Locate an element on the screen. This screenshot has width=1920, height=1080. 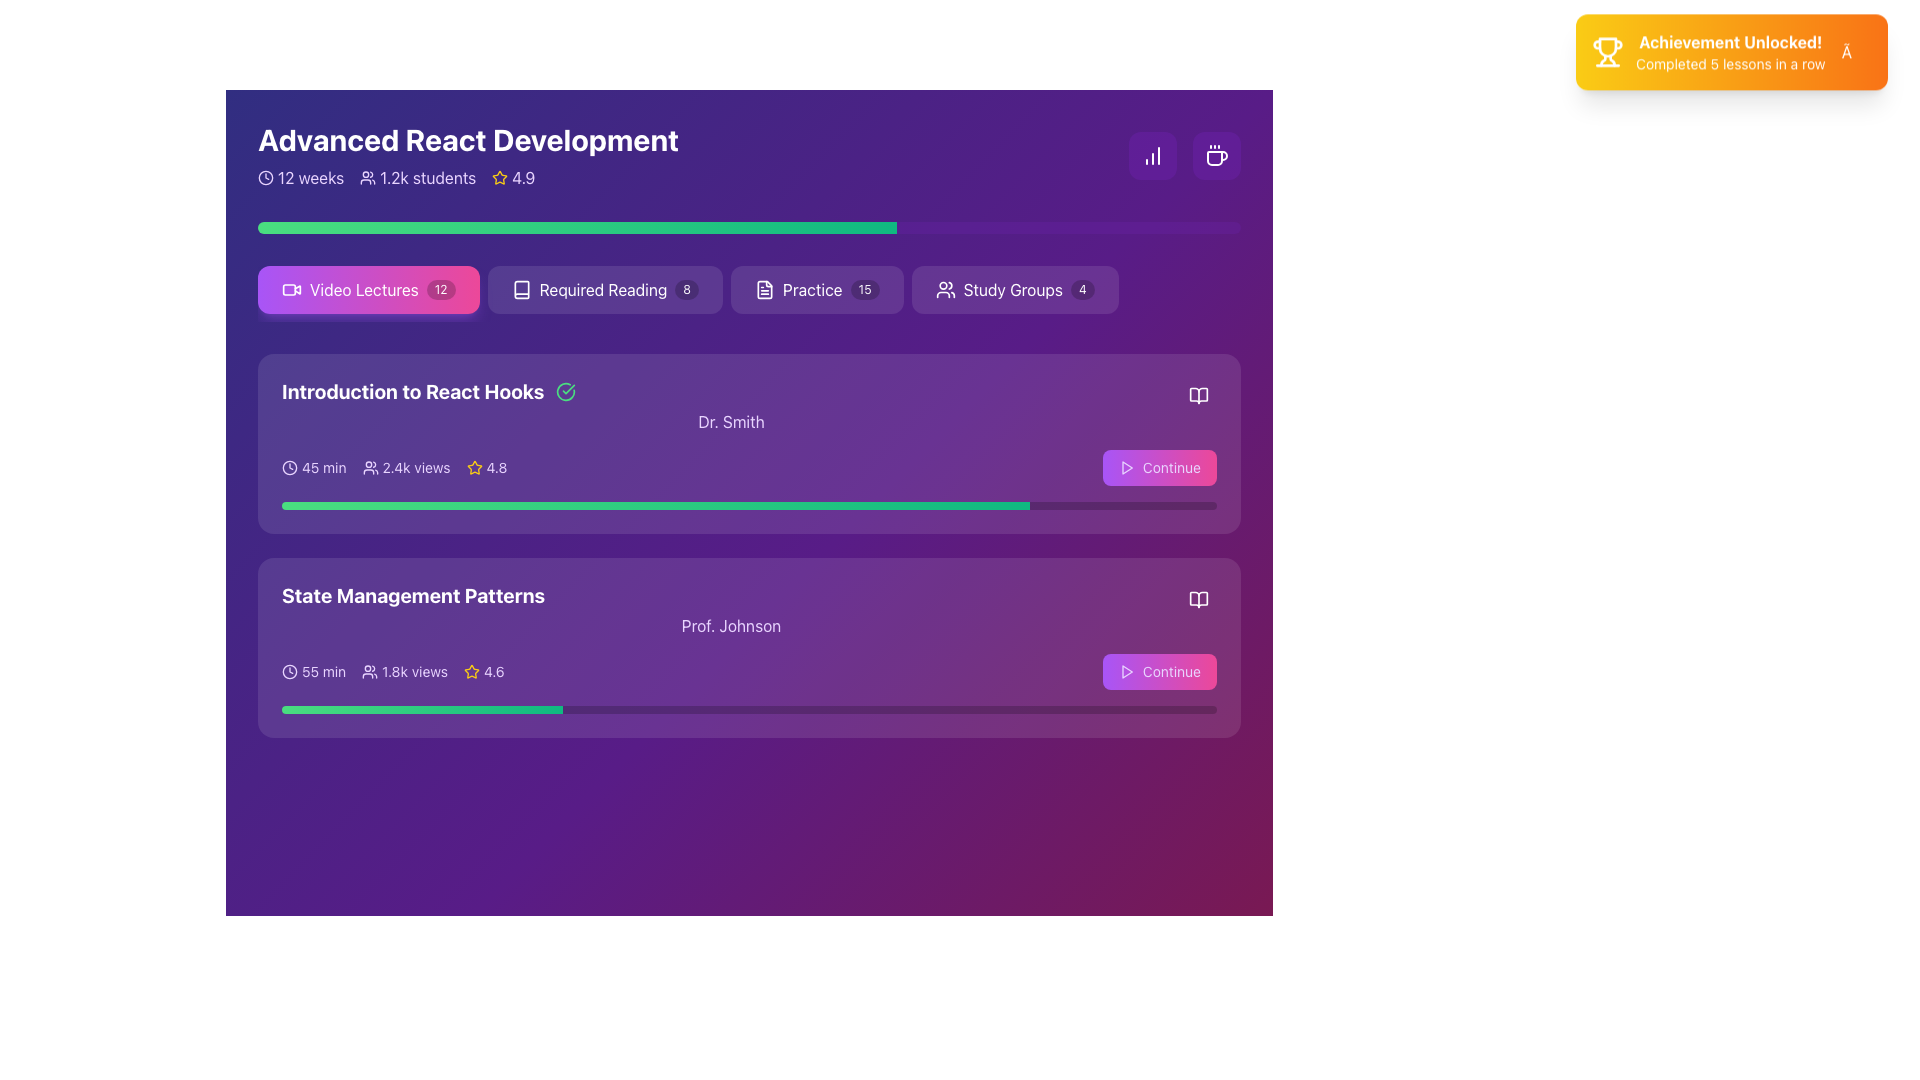
the yellow hollow star icon used for ratings, located in the header section, to the right of '1.2k students' and before the rating value '4.9' is located at coordinates (500, 176).